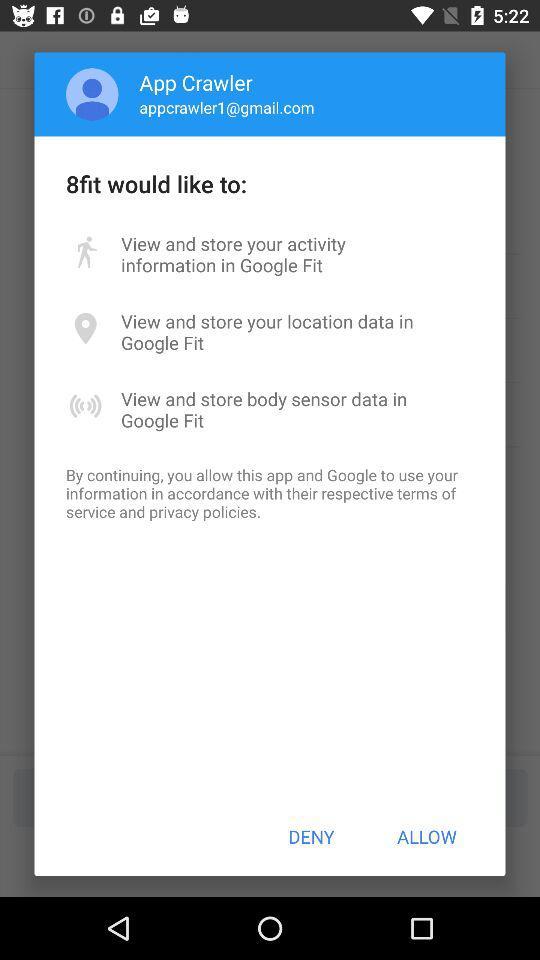  Describe the element at coordinates (226, 107) in the screenshot. I see `the appcrawler1@gmail.com item` at that location.